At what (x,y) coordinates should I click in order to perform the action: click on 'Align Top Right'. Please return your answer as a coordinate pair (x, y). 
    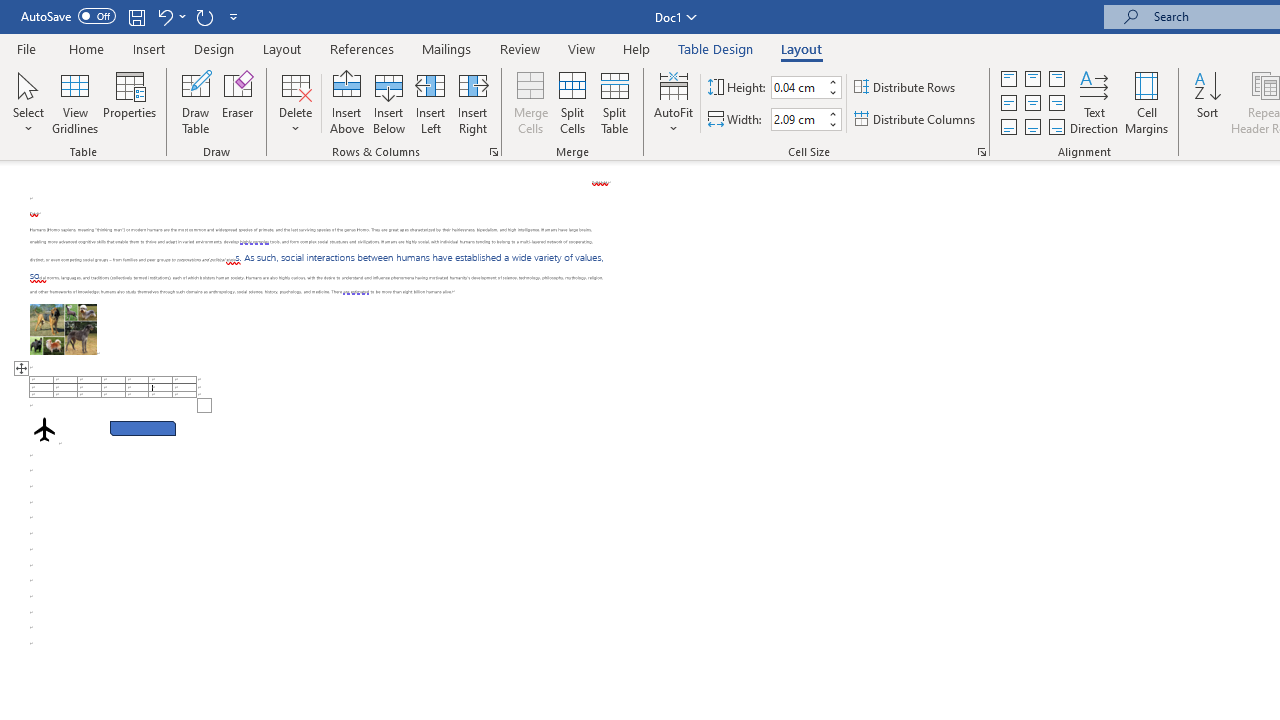
    Looking at the image, I should click on (1055, 78).